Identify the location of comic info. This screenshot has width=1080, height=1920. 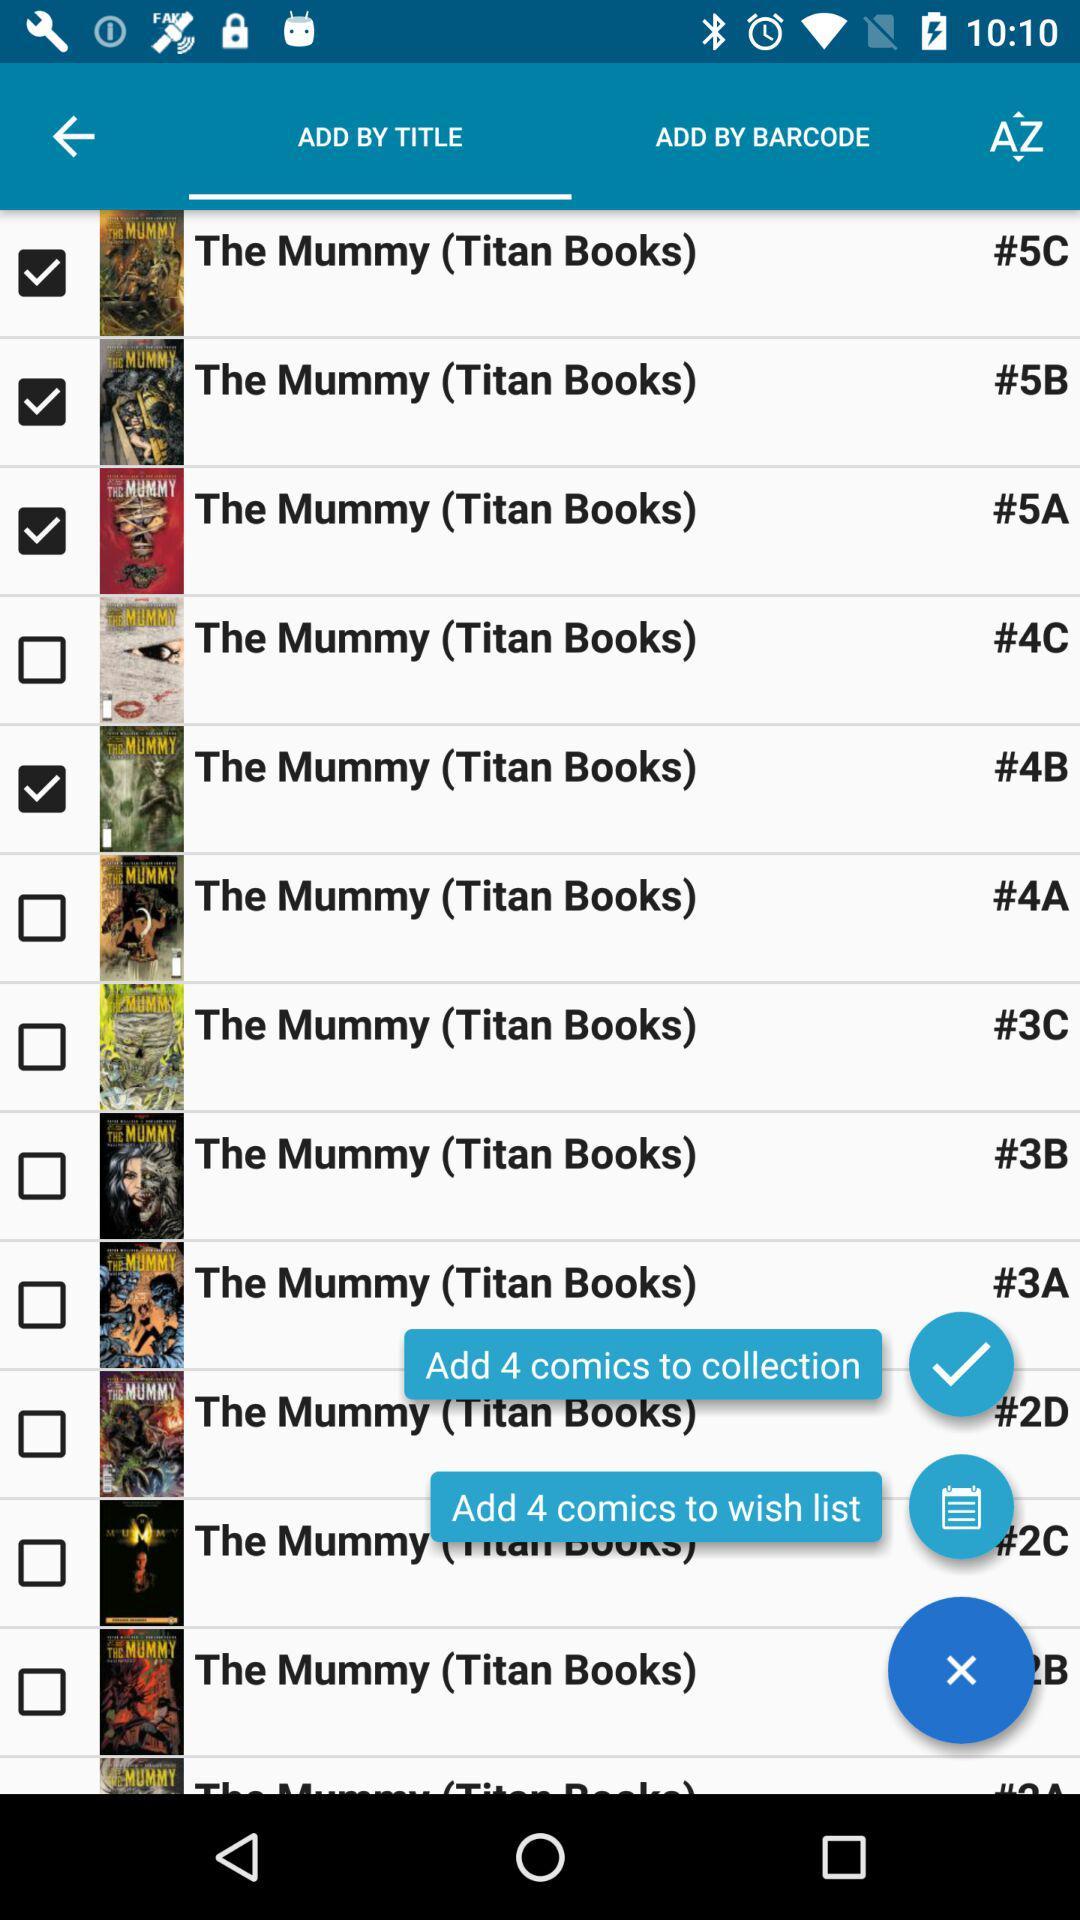
(140, 1690).